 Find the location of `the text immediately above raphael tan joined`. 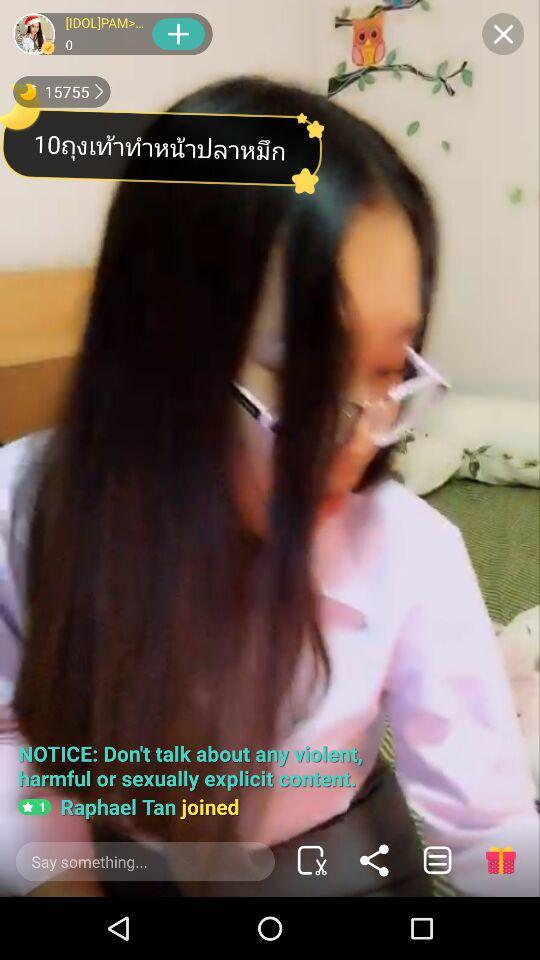

the text immediately above raphael tan joined is located at coordinates (196, 764).